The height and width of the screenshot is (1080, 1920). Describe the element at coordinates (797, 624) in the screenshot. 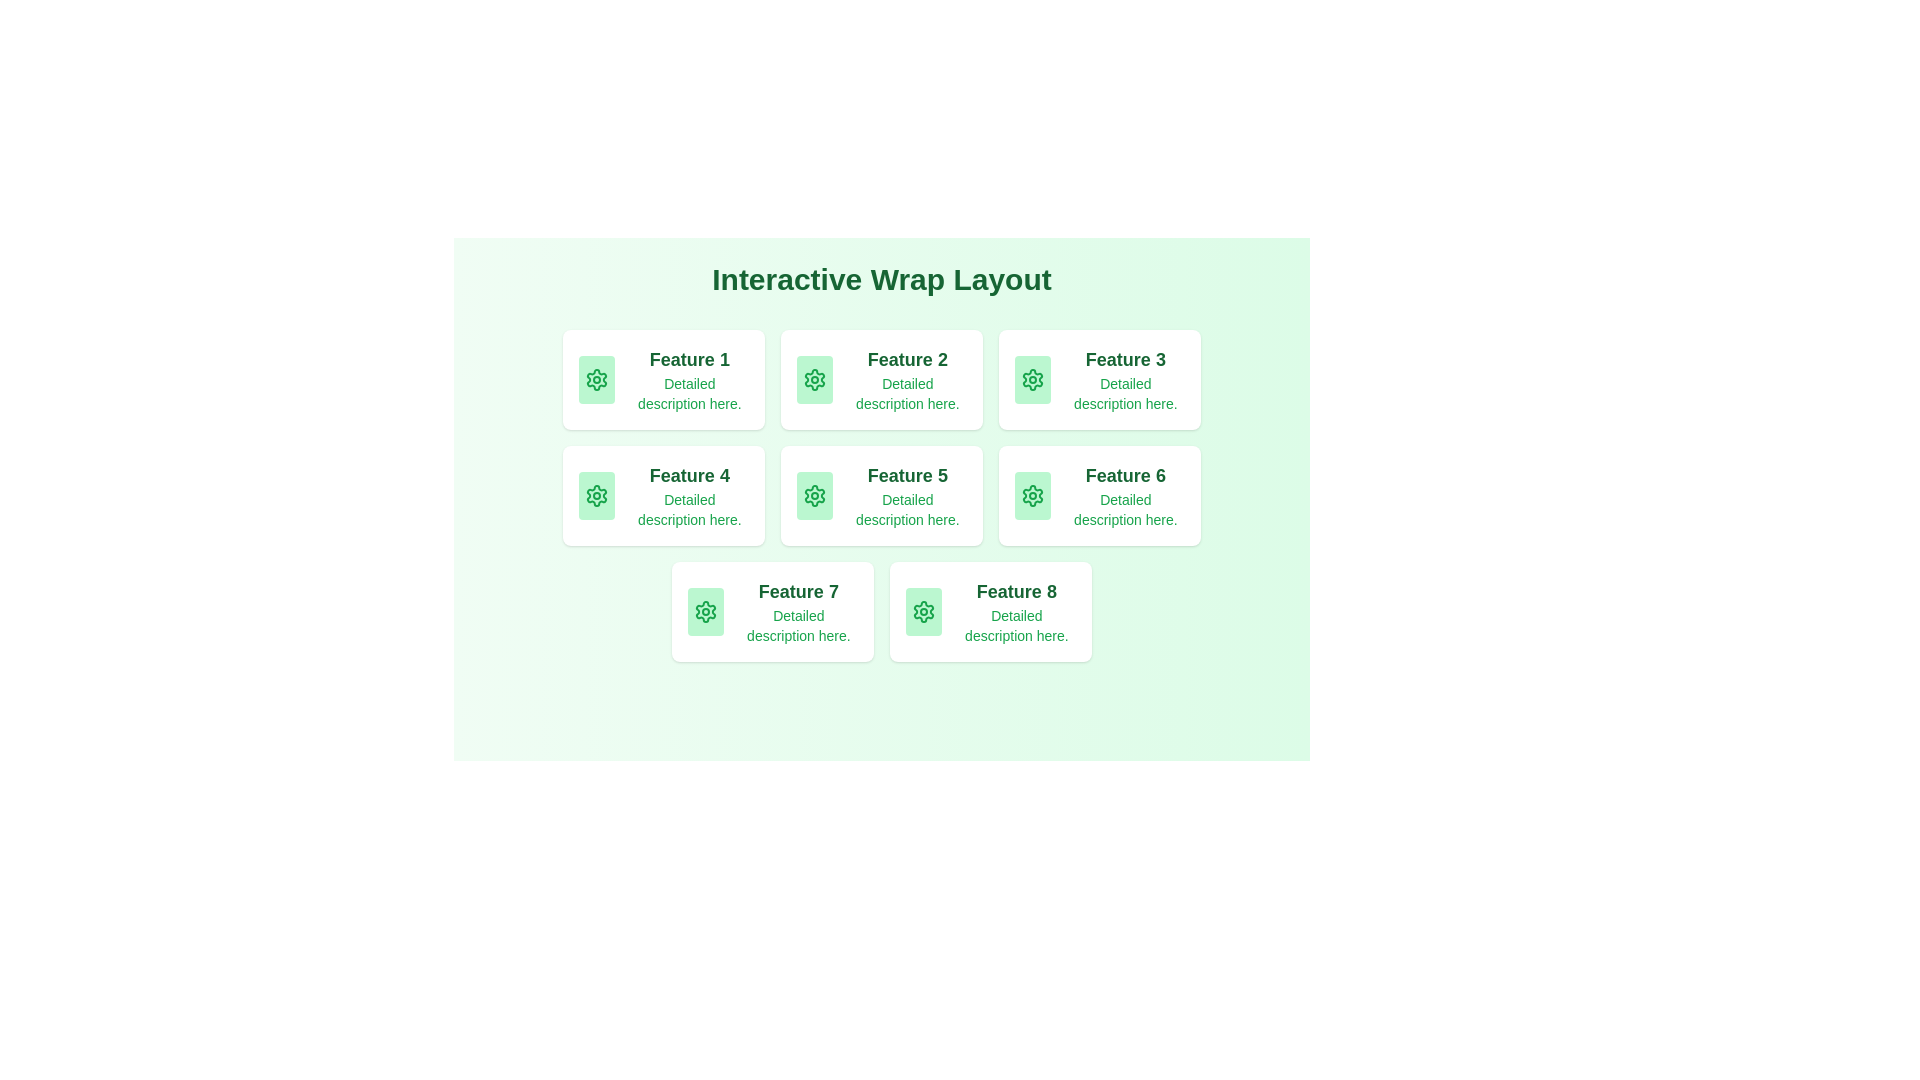

I see `the text label displaying 'Detailed description here.' located below the title 'Feature 7' in the card layout to check for hover effects` at that location.